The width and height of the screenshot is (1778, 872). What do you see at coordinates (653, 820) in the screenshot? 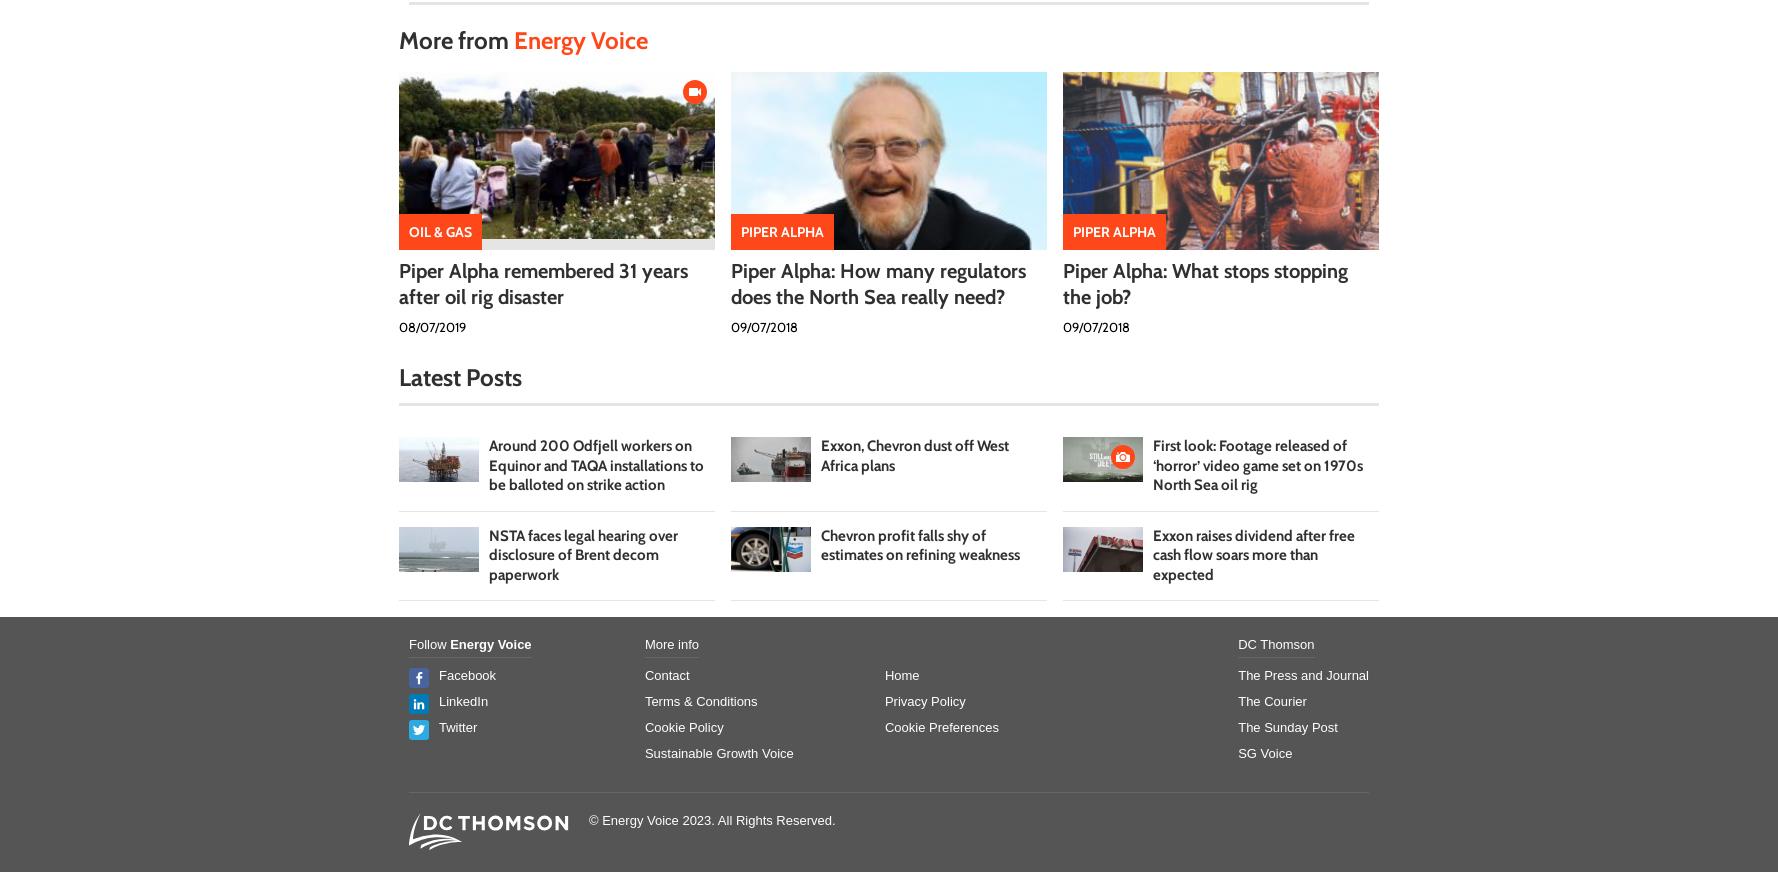
I see `'© Energy Voice 2023.'` at bounding box center [653, 820].